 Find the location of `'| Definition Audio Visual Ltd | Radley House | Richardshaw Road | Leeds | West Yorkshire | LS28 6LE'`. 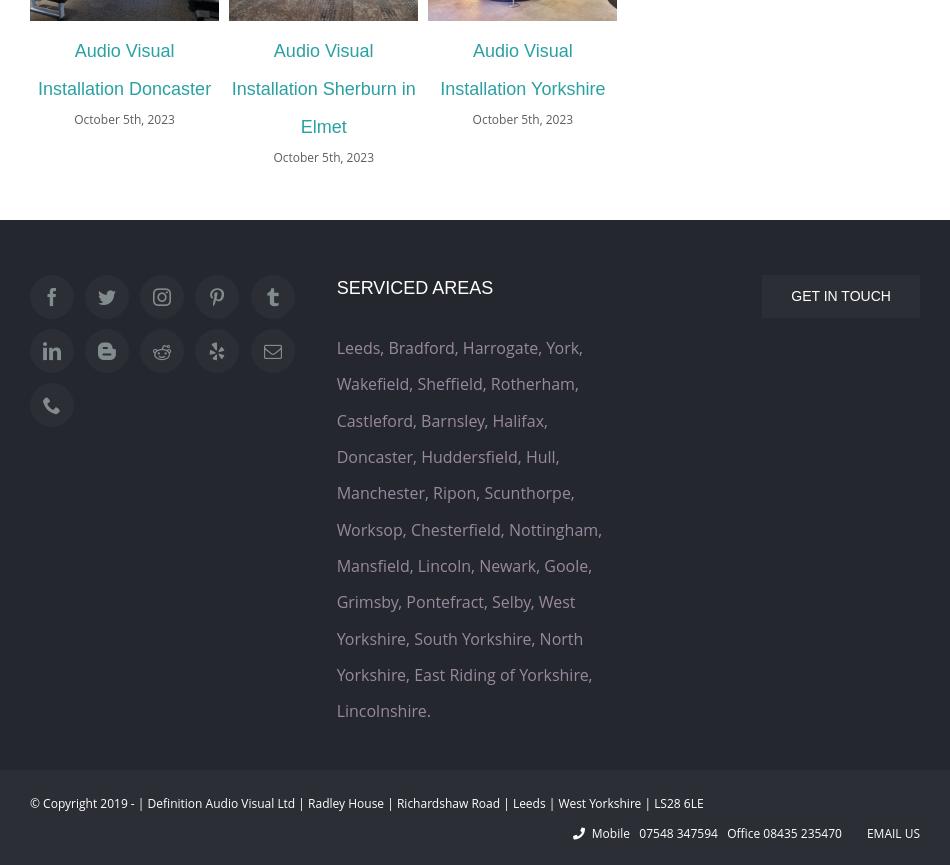

'| Definition Audio Visual Ltd | Radley House | Richardshaw Road | Leeds | West Yorkshire | LS28 6LE' is located at coordinates (418, 801).